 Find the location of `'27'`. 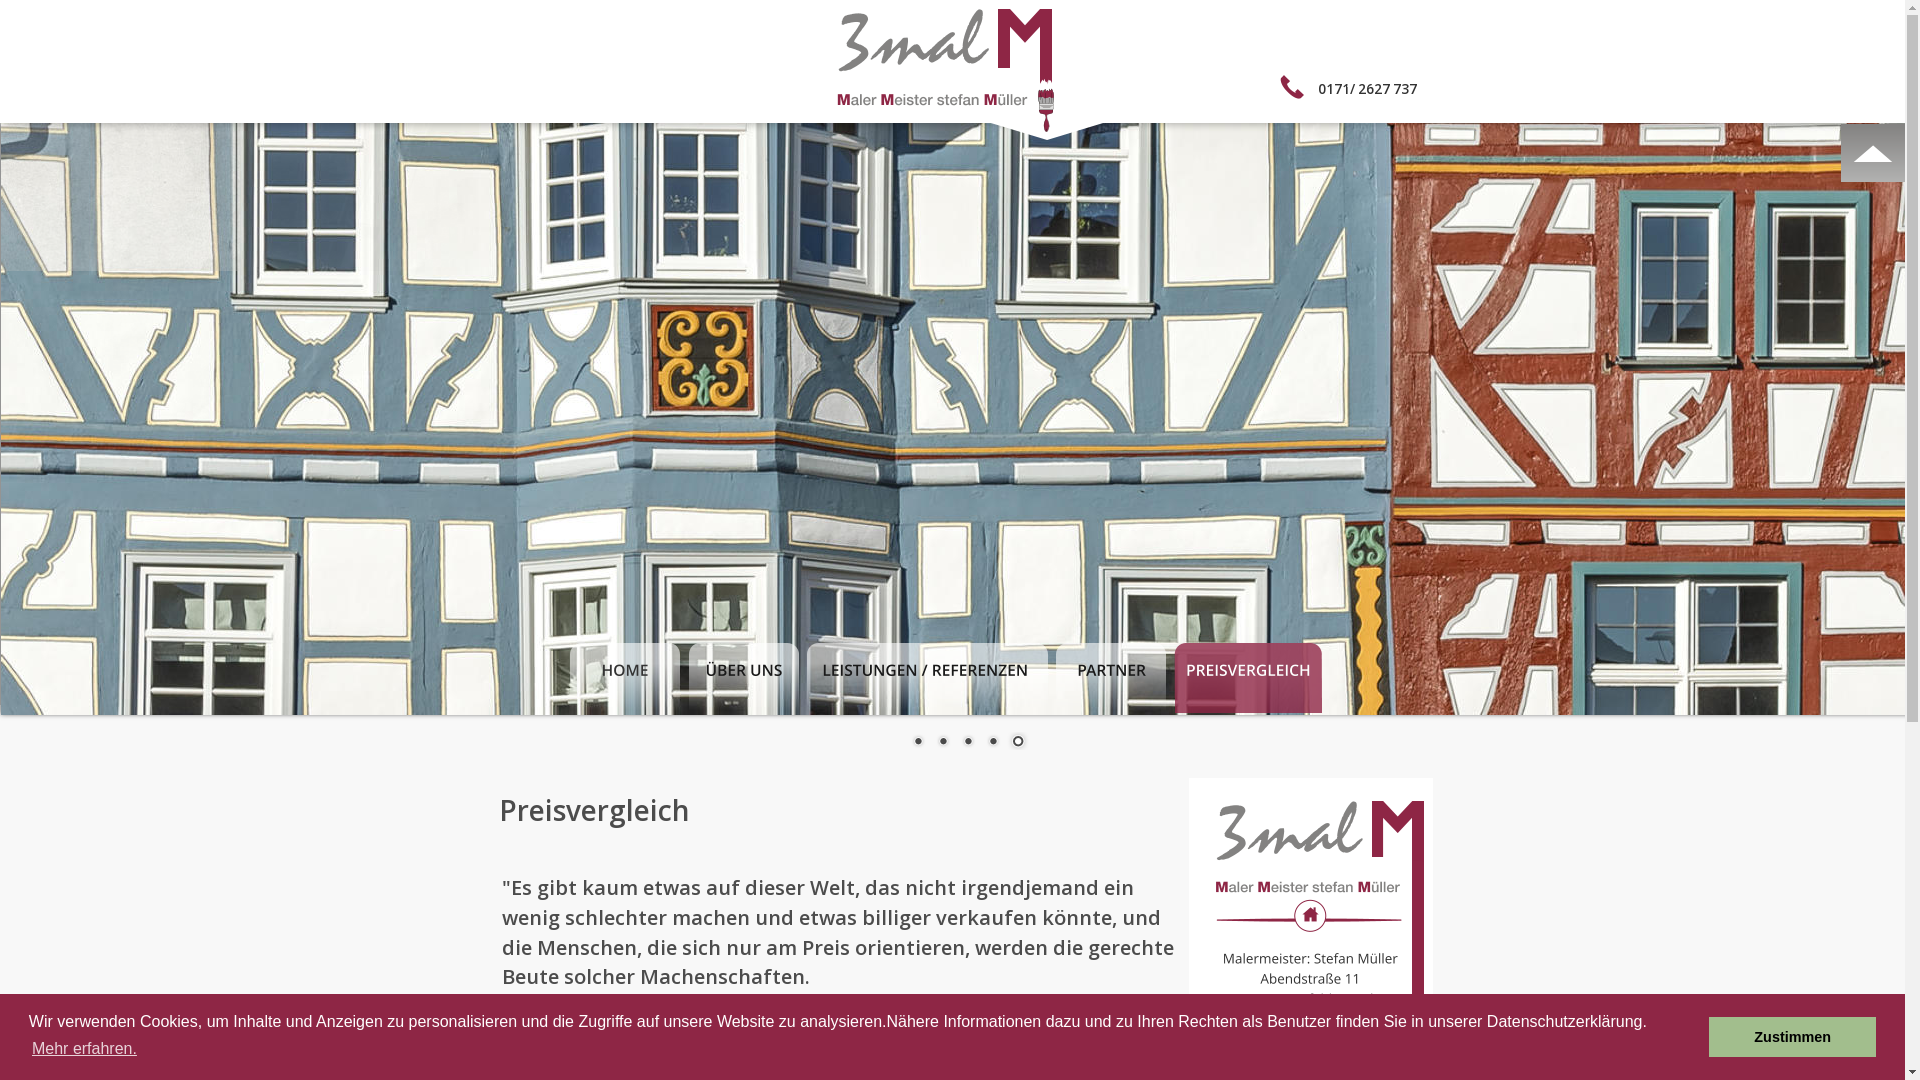

'27' is located at coordinates (1381, 87).